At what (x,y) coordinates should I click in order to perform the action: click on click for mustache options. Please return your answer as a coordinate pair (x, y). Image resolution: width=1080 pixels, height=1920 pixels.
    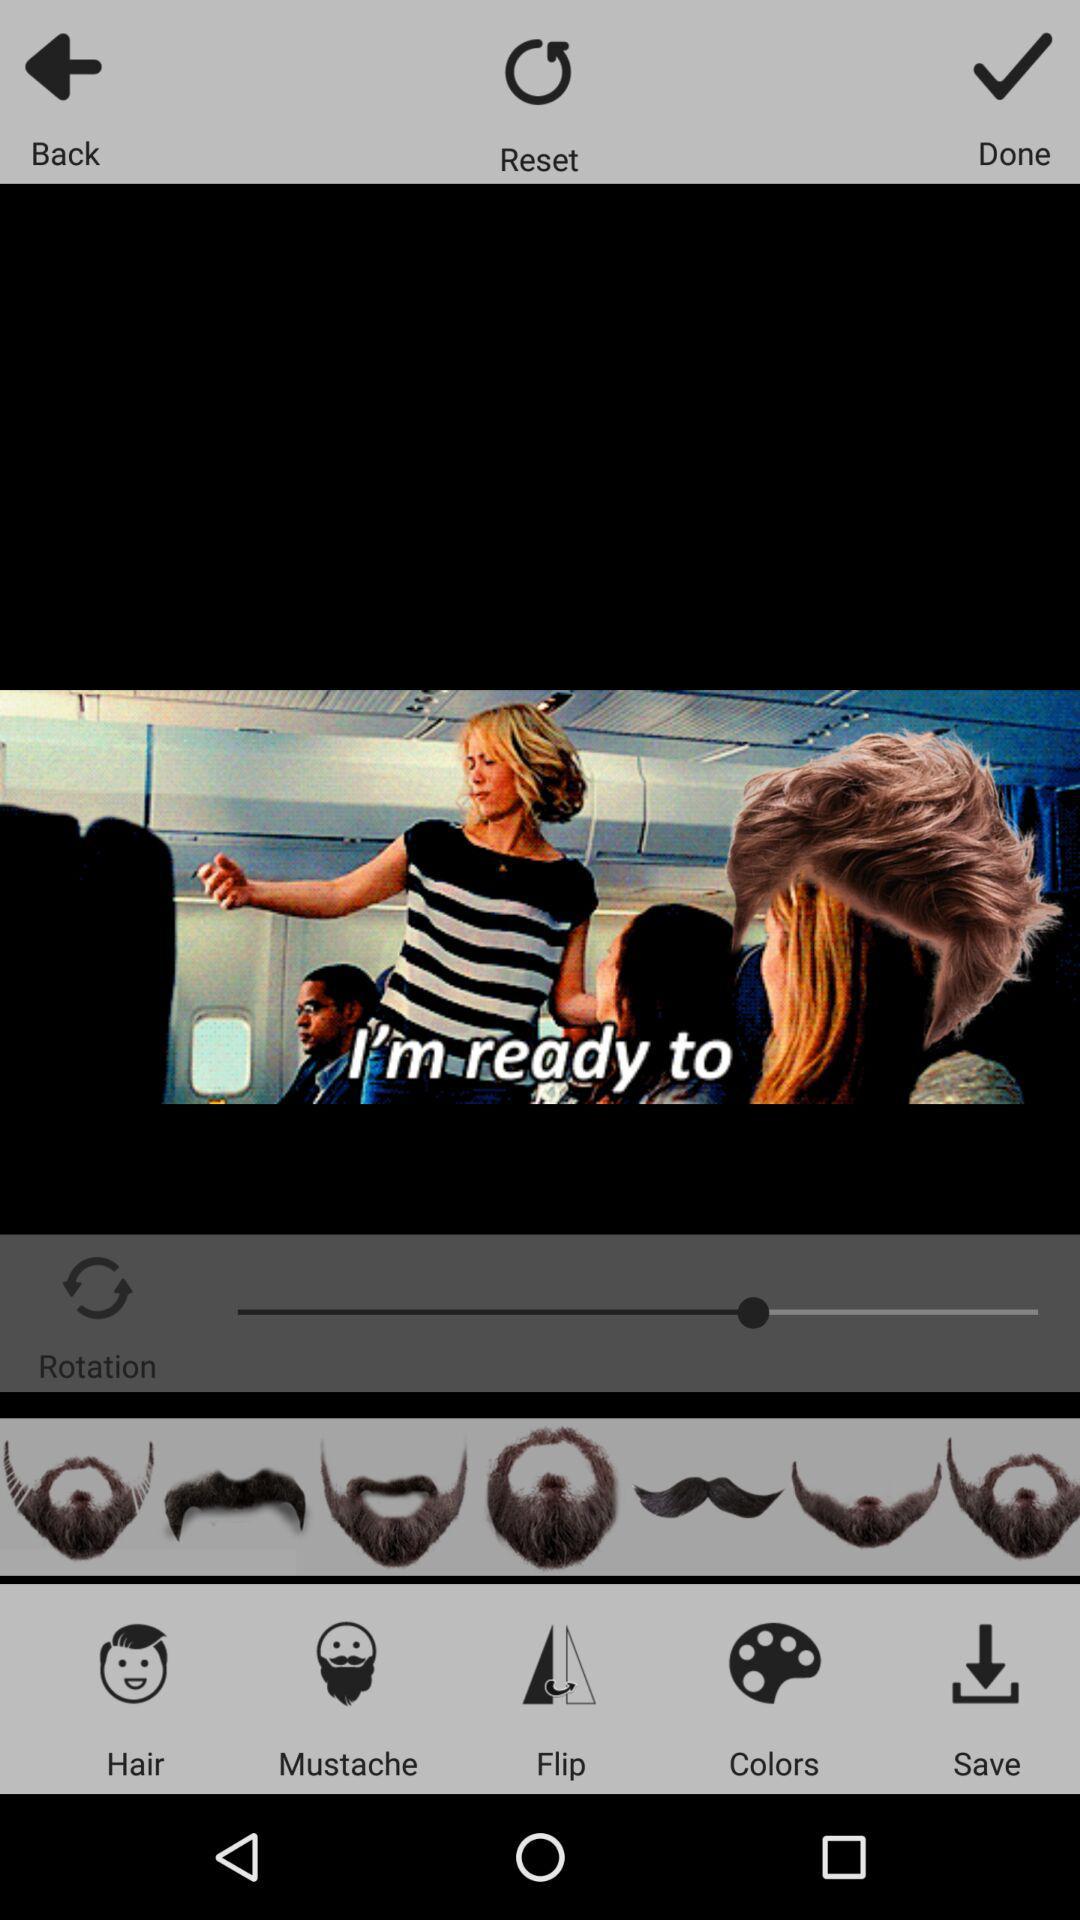
    Looking at the image, I should click on (346, 1662).